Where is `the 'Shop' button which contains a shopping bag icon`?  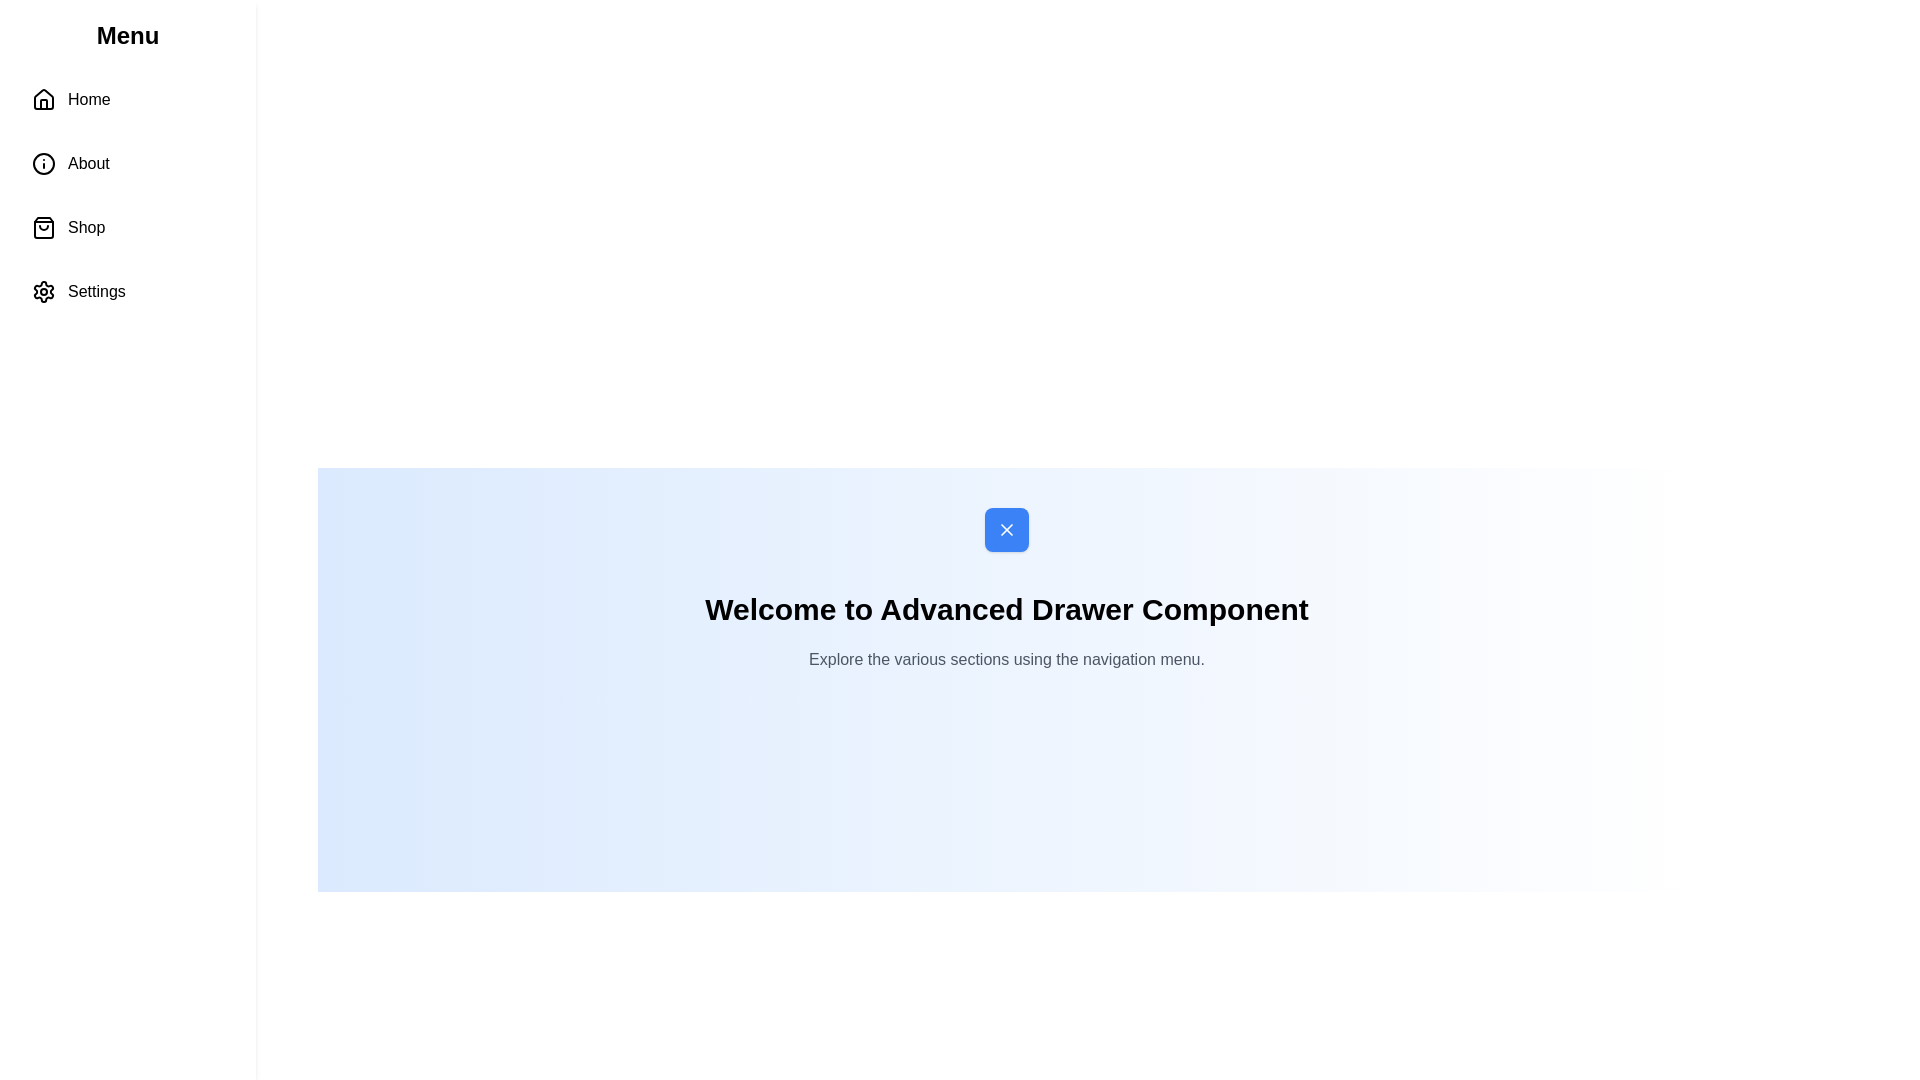 the 'Shop' button which contains a shopping bag icon is located at coordinates (43, 226).